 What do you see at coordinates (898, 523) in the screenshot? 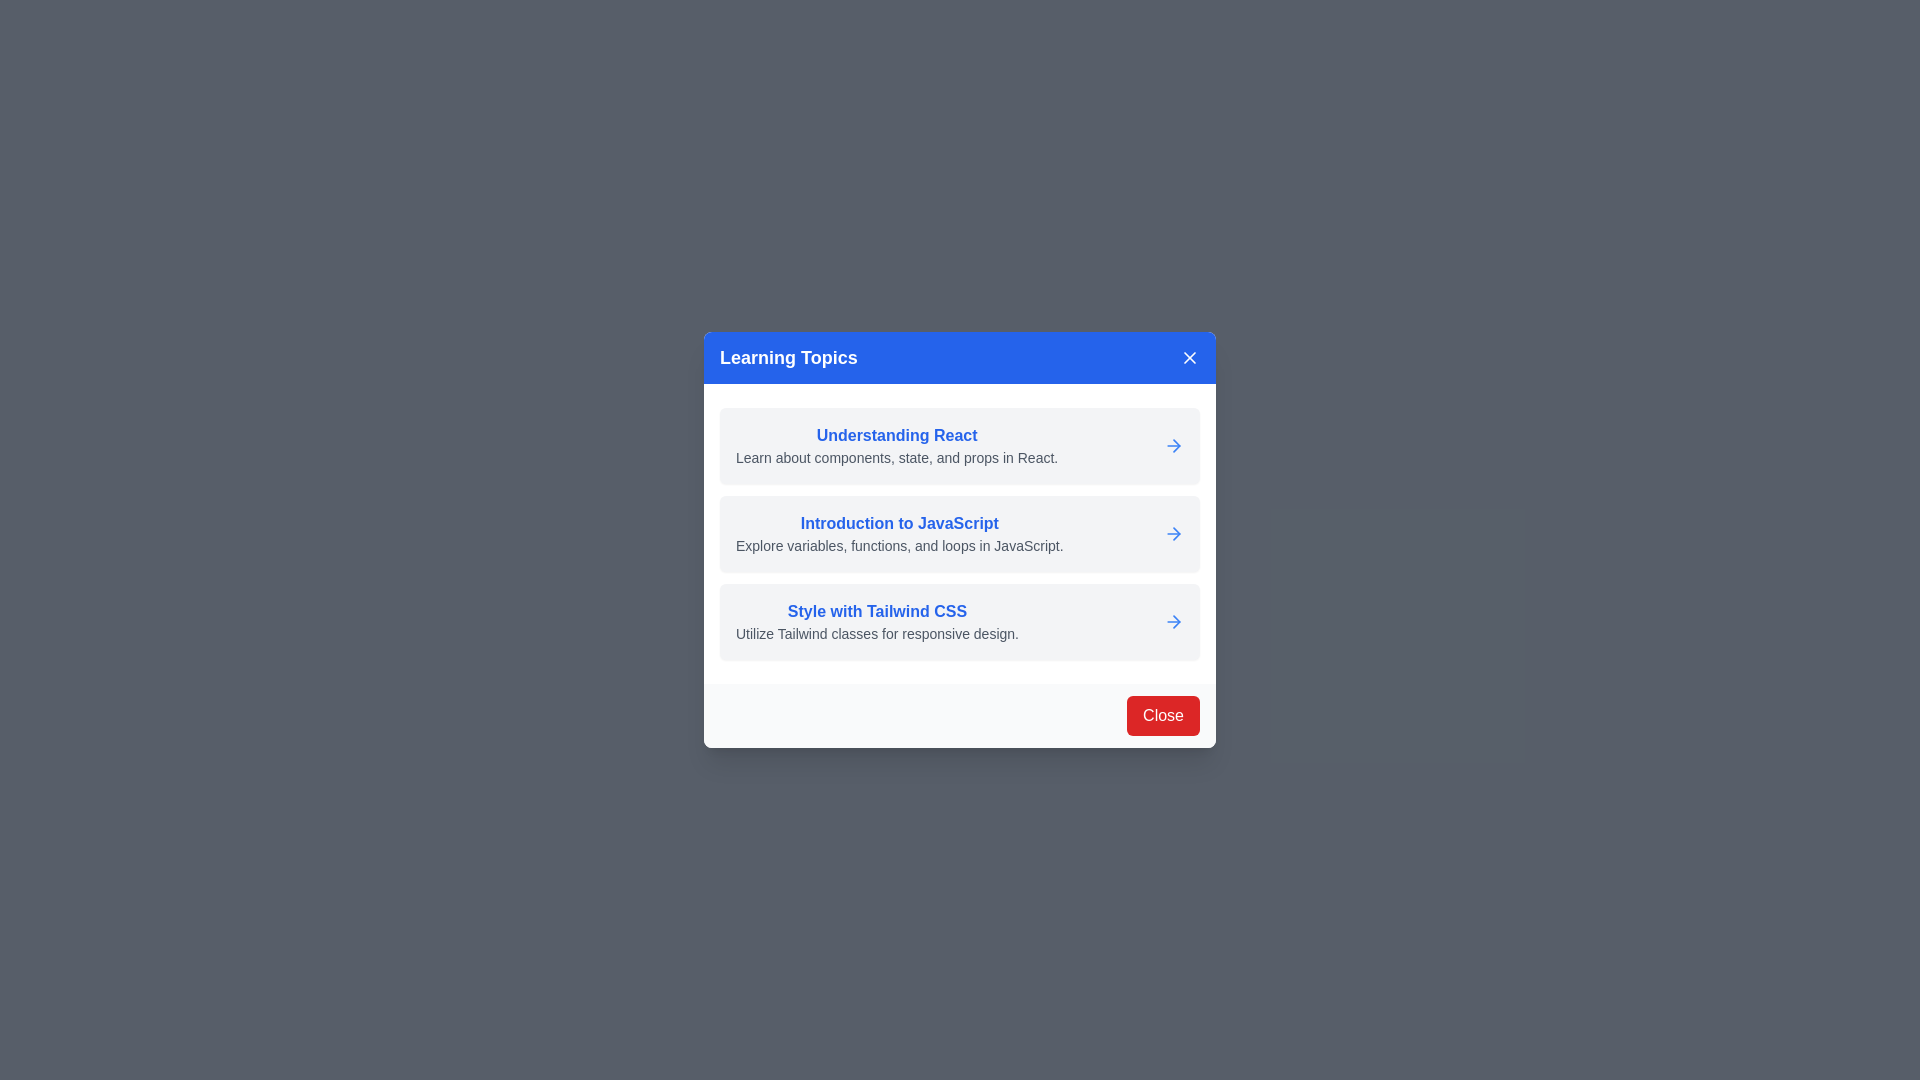
I see `the bold blue text label displaying 'Introduction to JavaScript'` at bounding box center [898, 523].